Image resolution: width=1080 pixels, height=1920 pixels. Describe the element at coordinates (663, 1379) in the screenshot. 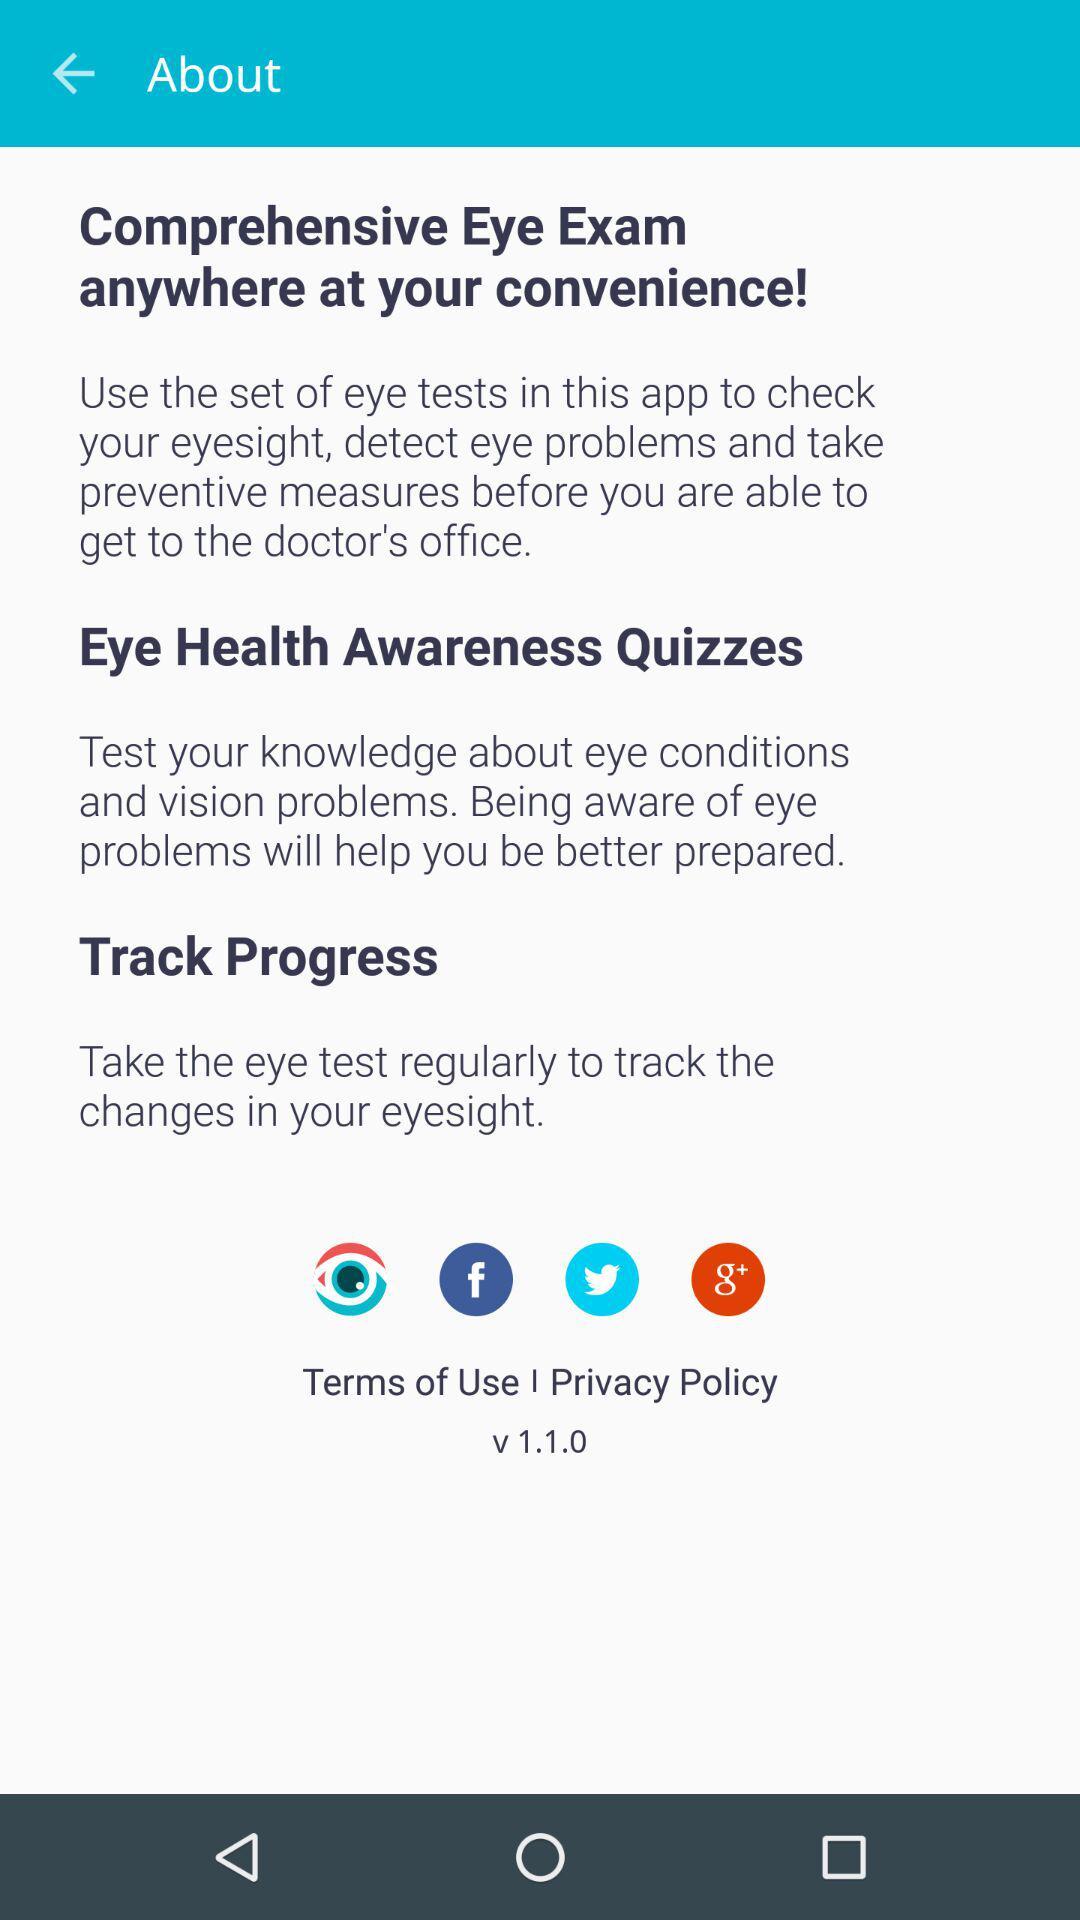

I see `the privacy policy` at that location.